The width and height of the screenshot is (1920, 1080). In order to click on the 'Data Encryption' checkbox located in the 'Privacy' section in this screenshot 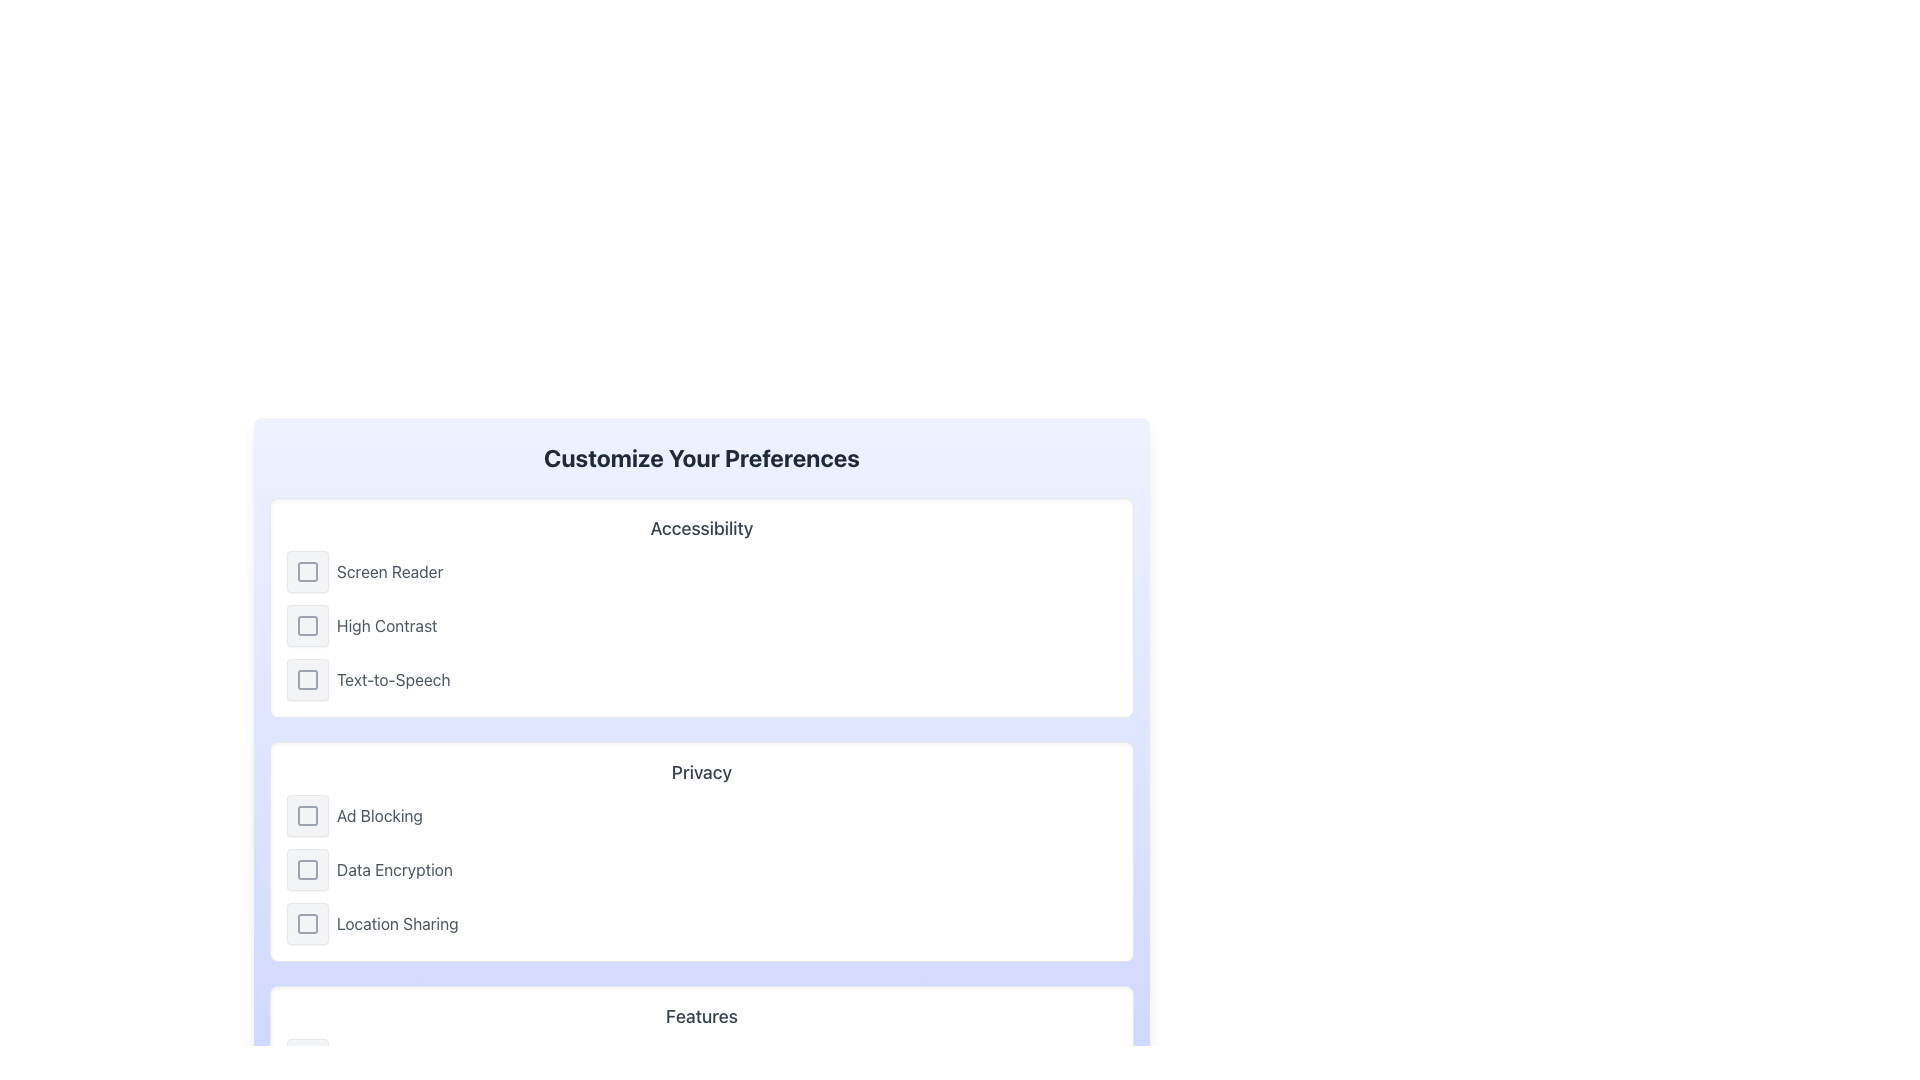, I will do `click(306, 869)`.